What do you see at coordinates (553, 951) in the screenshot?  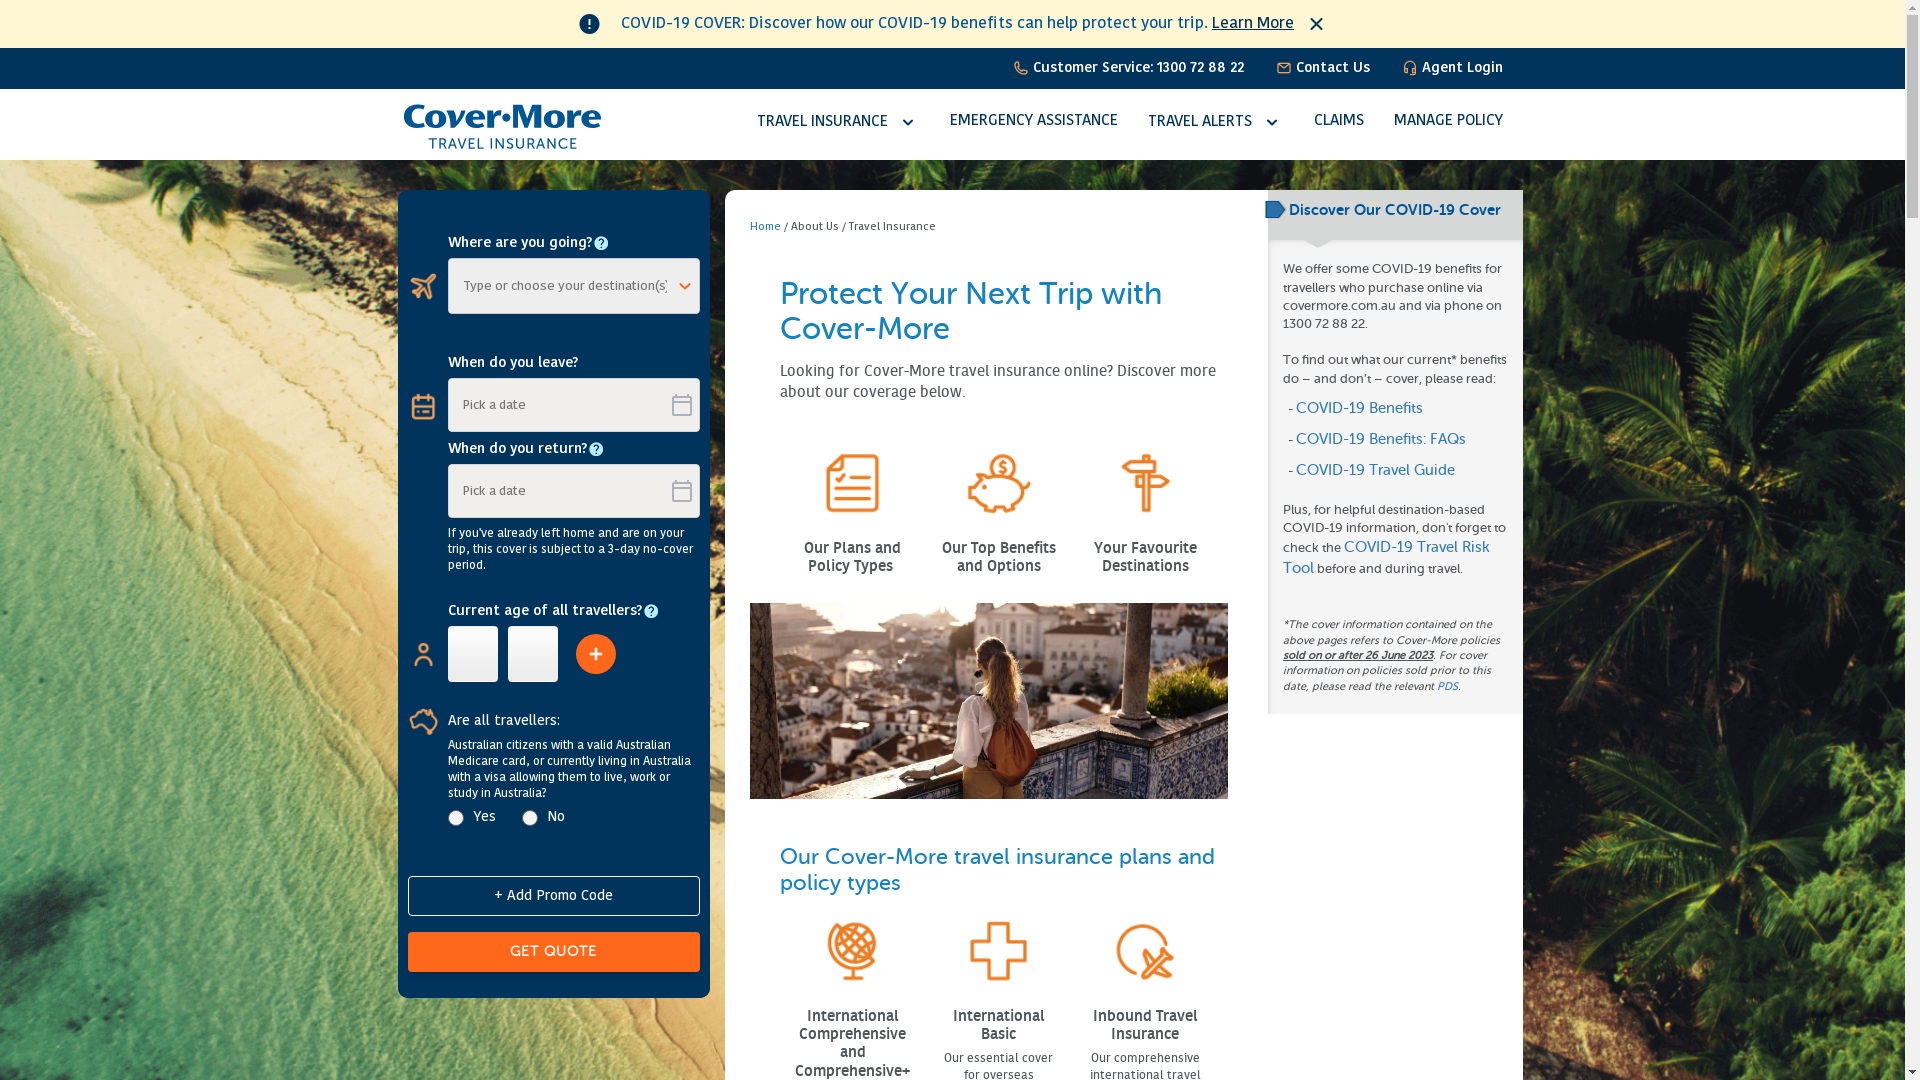 I see `'get quote'` at bounding box center [553, 951].